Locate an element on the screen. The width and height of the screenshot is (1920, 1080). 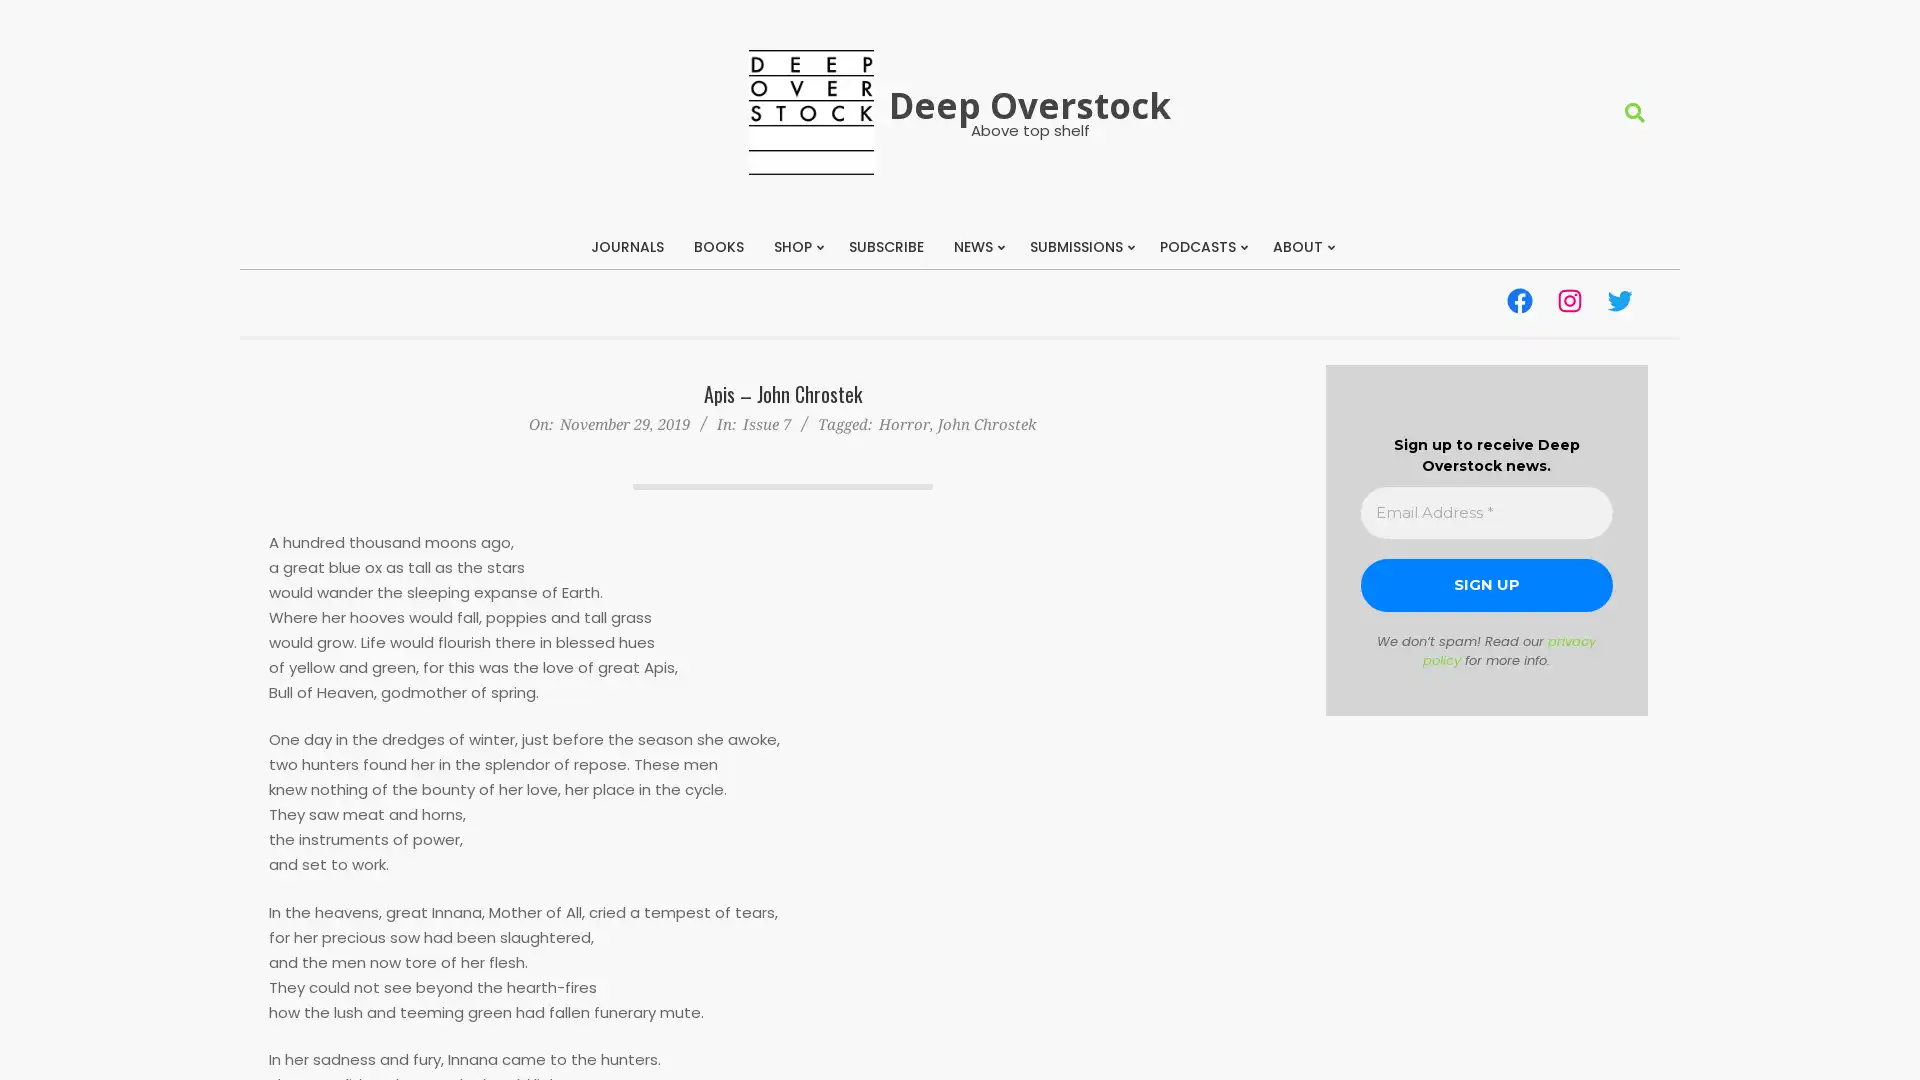
Sign up is located at coordinates (1486, 585).